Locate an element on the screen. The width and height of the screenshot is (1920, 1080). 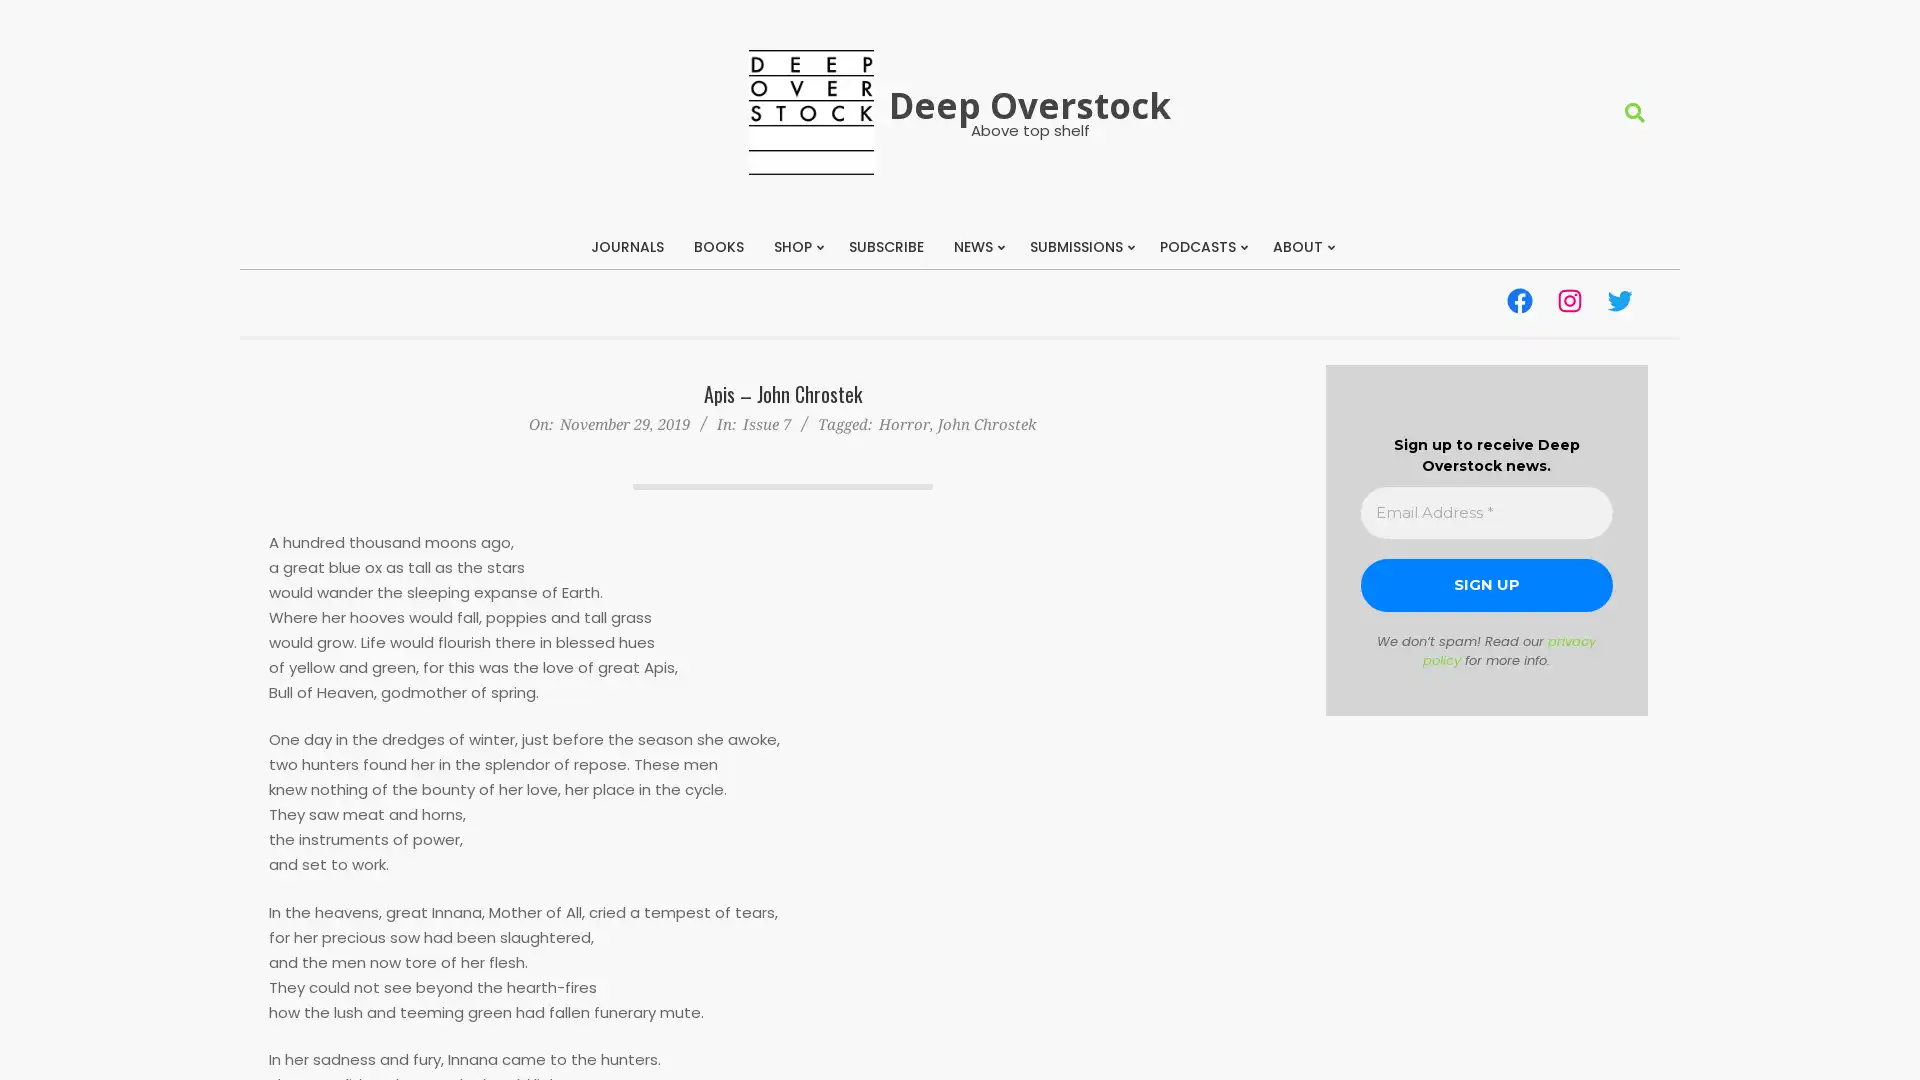
Sign up is located at coordinates (1486, 585).